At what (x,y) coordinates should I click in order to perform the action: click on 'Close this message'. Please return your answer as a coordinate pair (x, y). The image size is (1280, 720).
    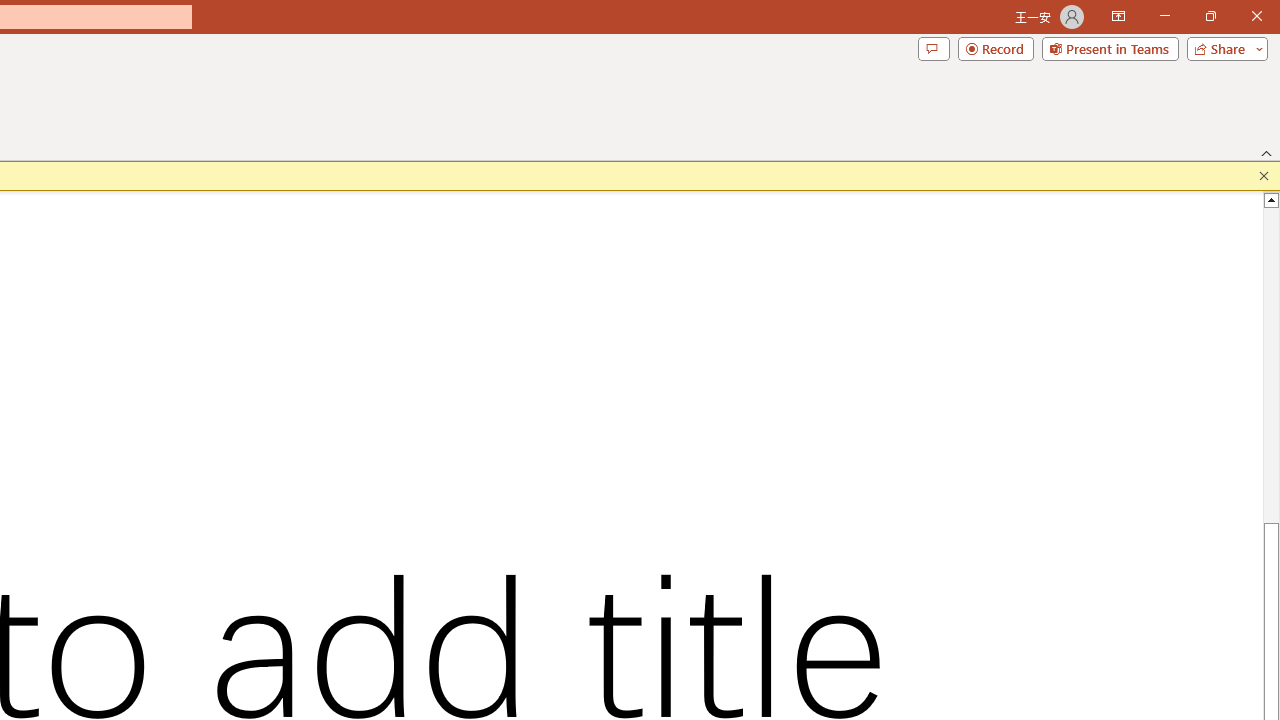
    Looking at the image, I should click on (1263, 175).